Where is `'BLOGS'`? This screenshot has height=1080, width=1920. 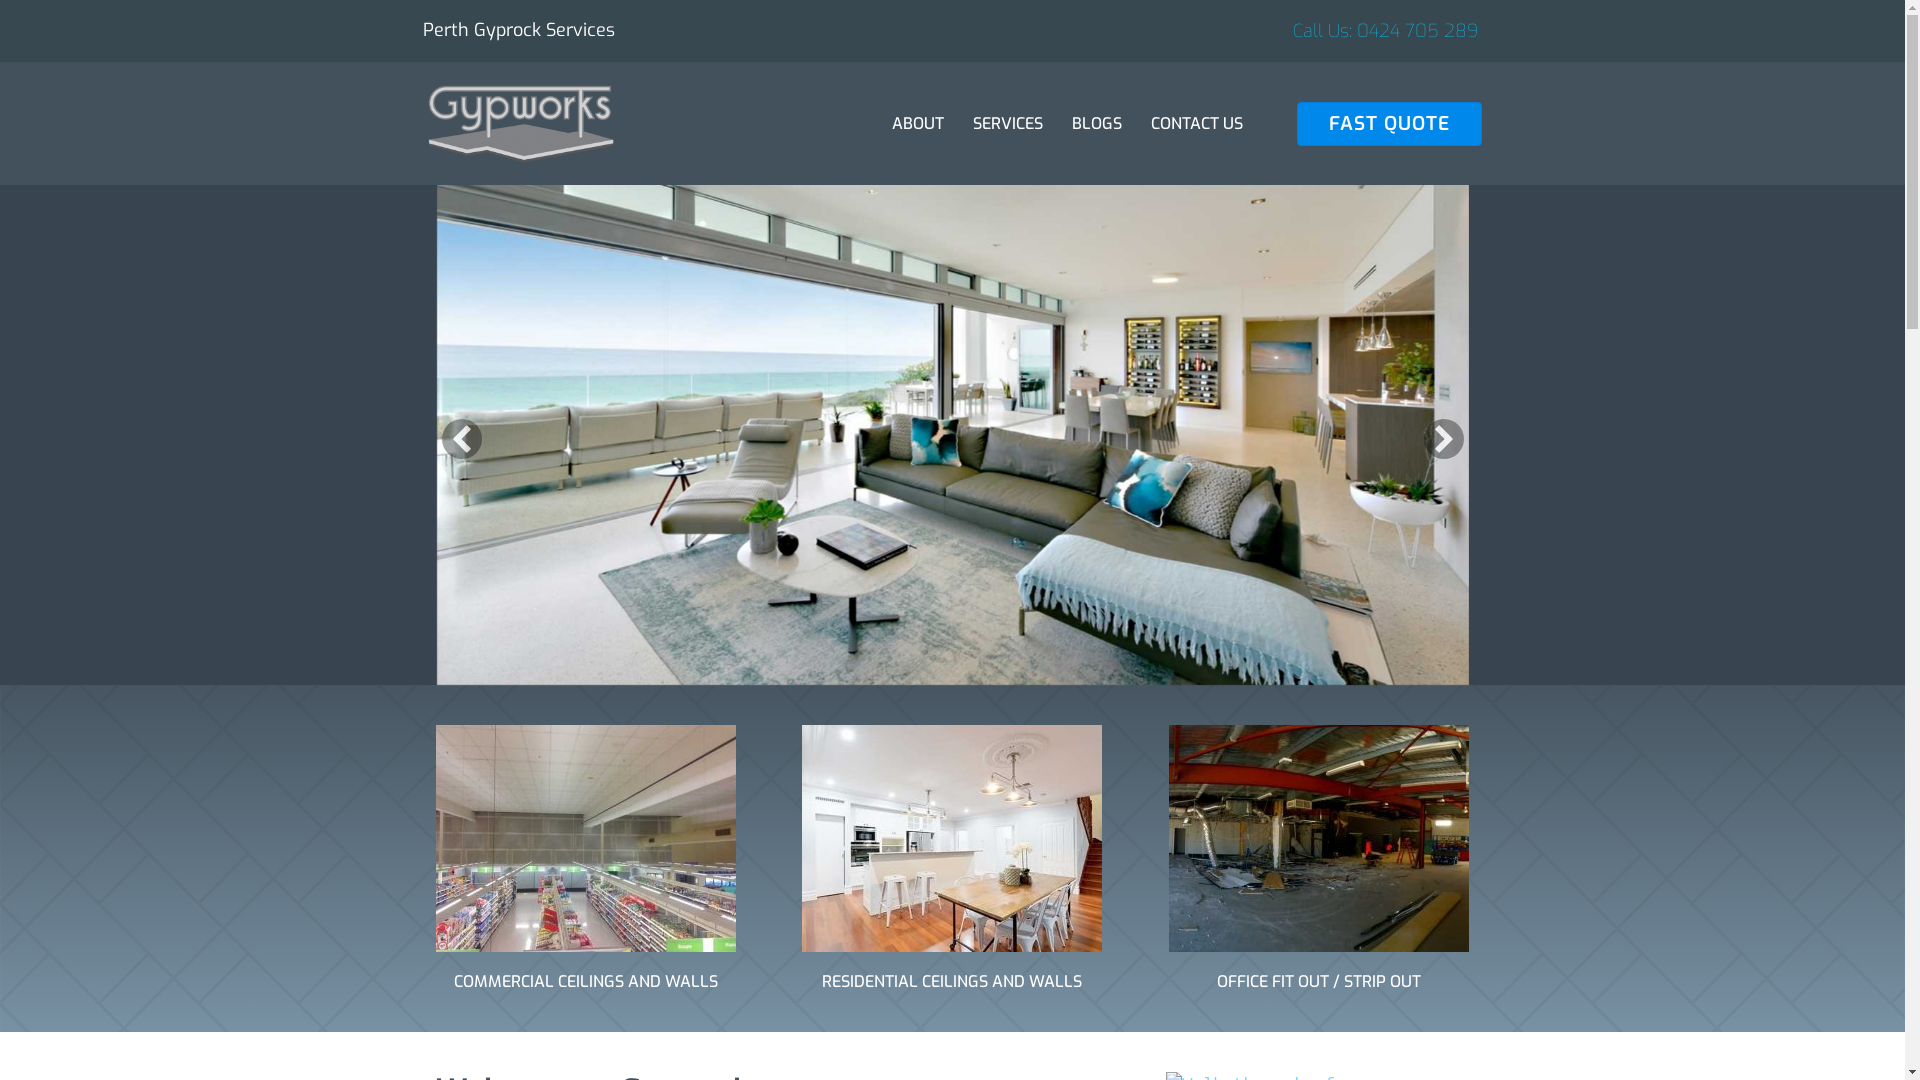 'BLOGS' is located at coordinates (1096, 123).